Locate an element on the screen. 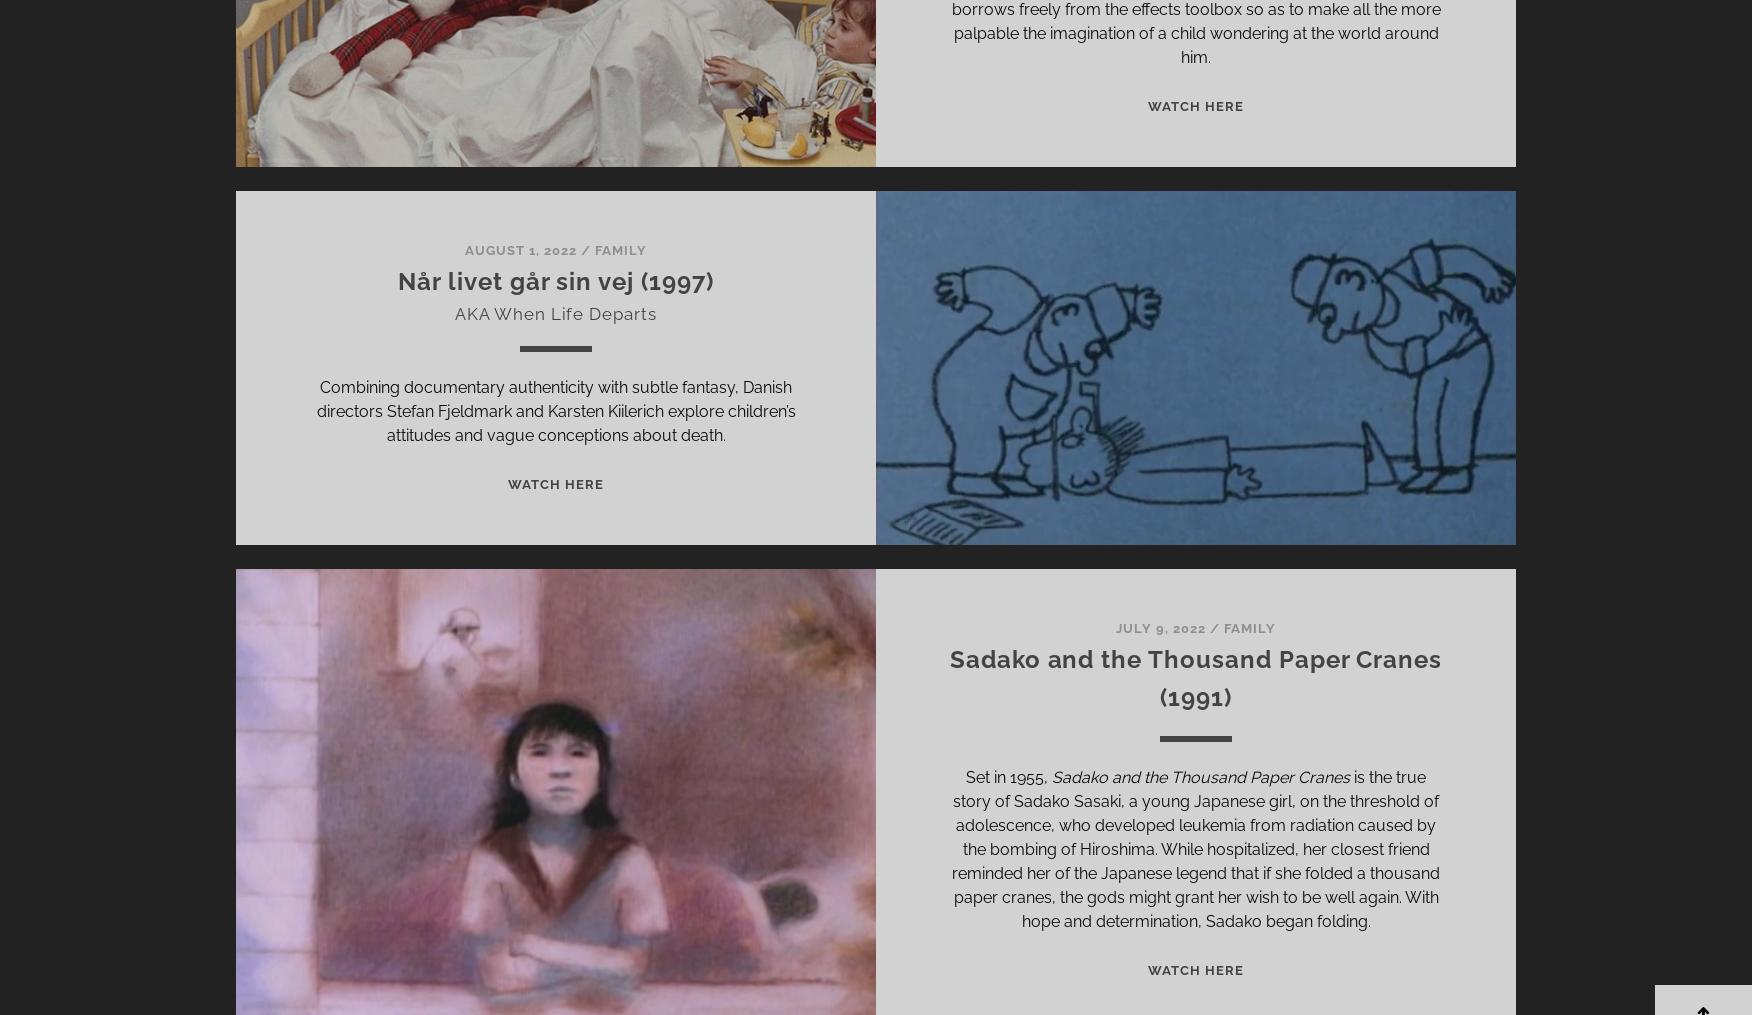 The image size is (1752, 1015). 'is the true story of Sadako Sasaki, a young Japanese girl, on the threshold of adolescence, who developed leukemia from radiation caused by the bombing of Hiroshima. While hospitalized, her closest friend reminded her of the Japanese legend that if she folded a thousand paper cranes, the gods might grant her wish to be well again. With hope and determination, Sadako began folding.' is located at coordinates (1195, 848).